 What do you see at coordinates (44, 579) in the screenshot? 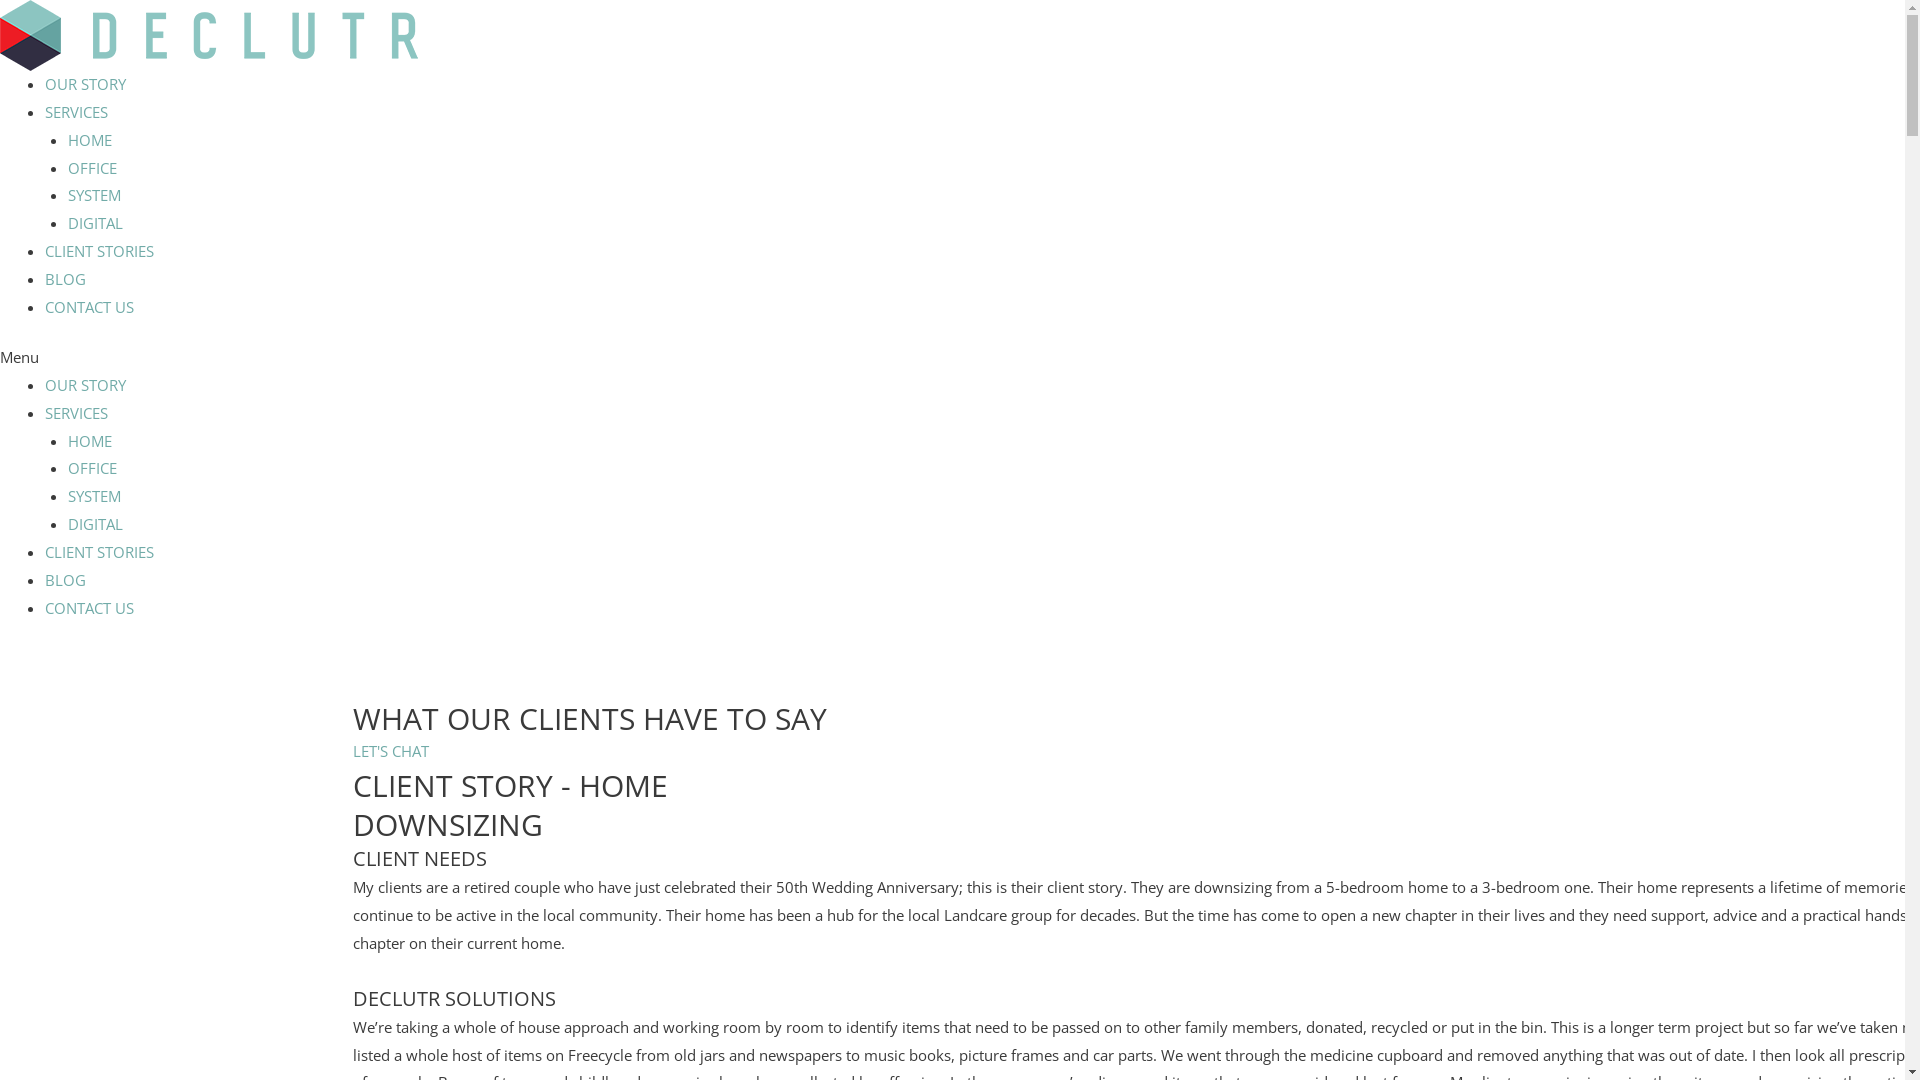
I see `'BLOG'` at bounding box center [44, 579].